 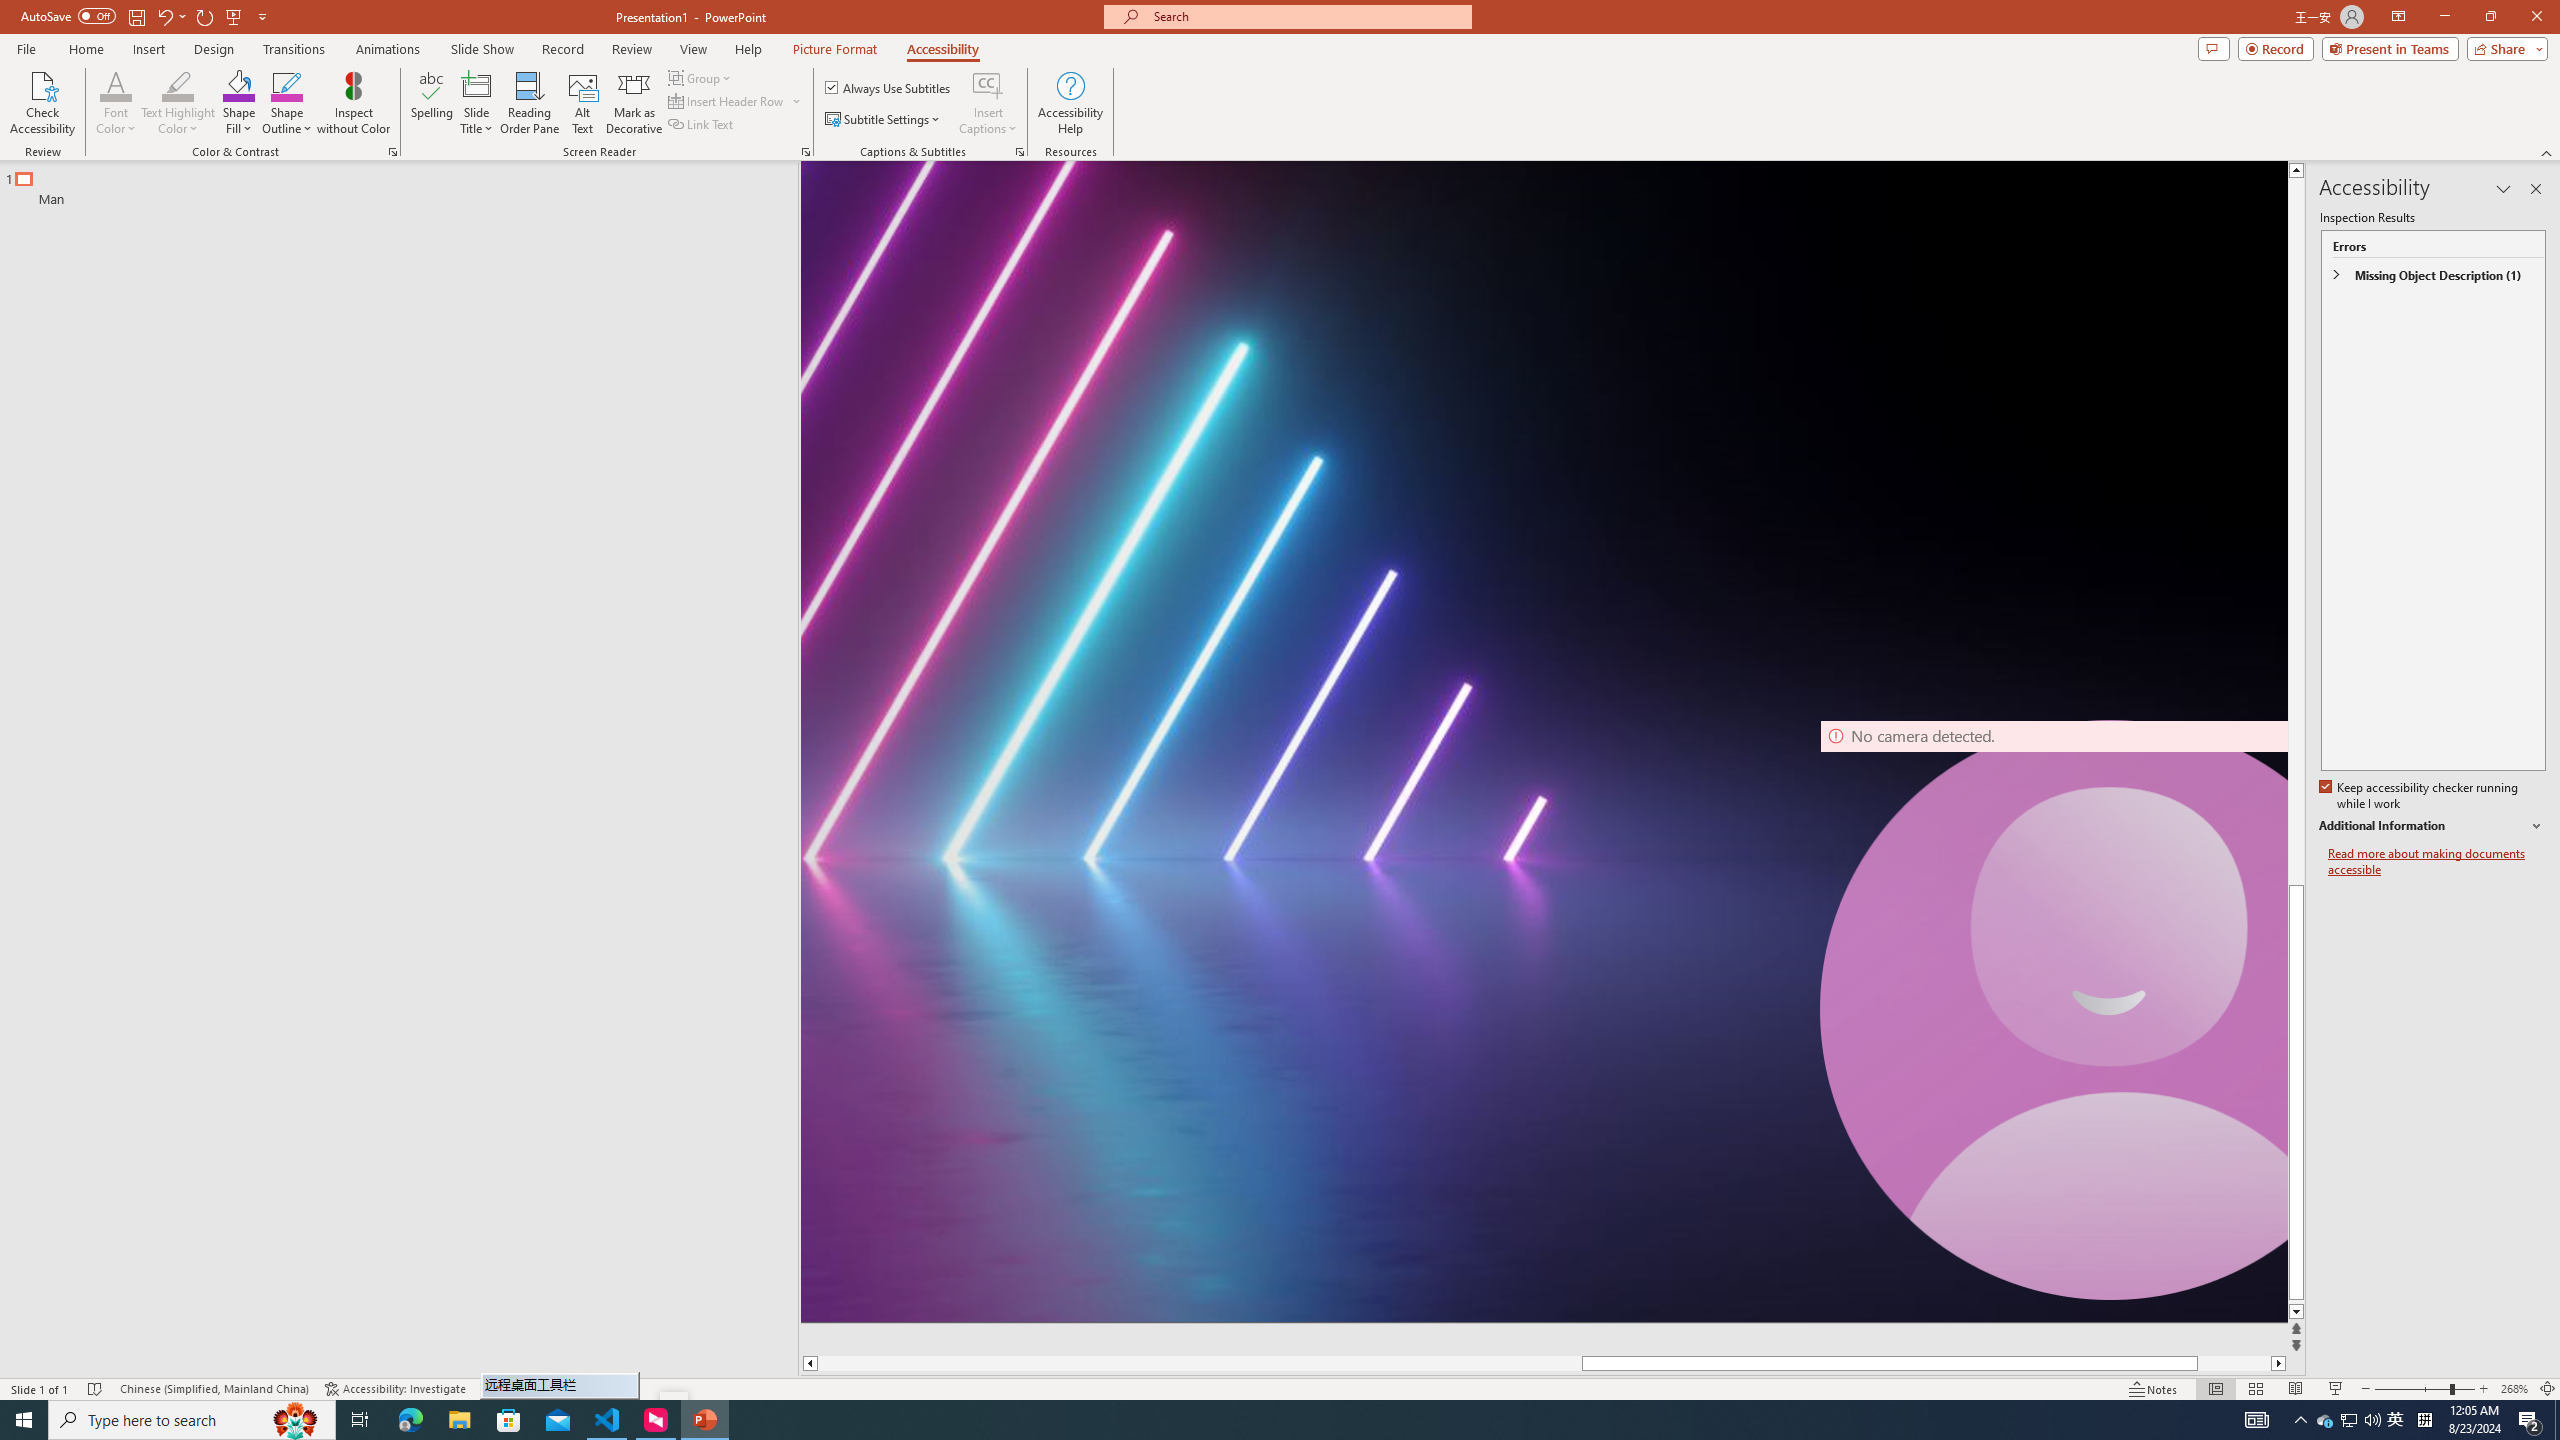 I want to click on 'Mark as Decorative', so click(x=633, y=103).